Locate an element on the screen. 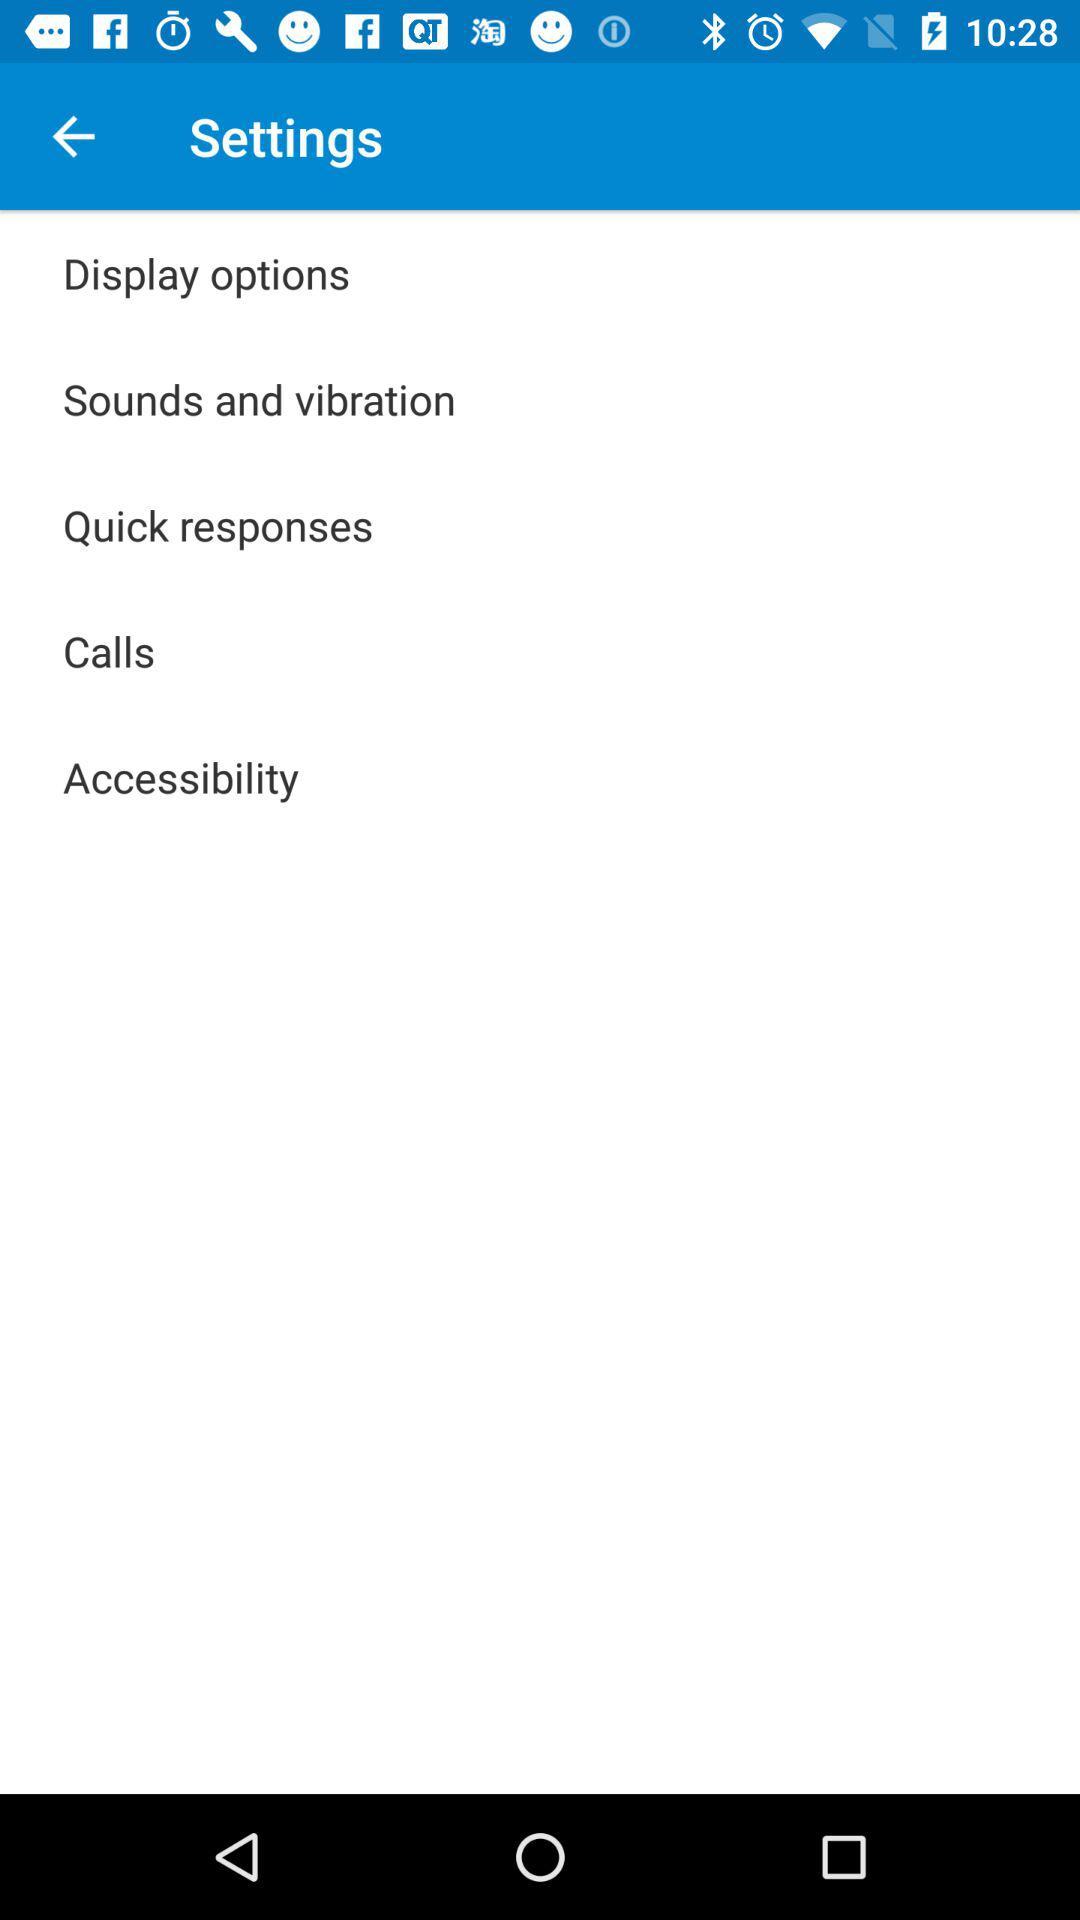 Image resolution: width=1080 pixels, height=1920 pixels. the app below quick responses is located at coordinates (109, 651).